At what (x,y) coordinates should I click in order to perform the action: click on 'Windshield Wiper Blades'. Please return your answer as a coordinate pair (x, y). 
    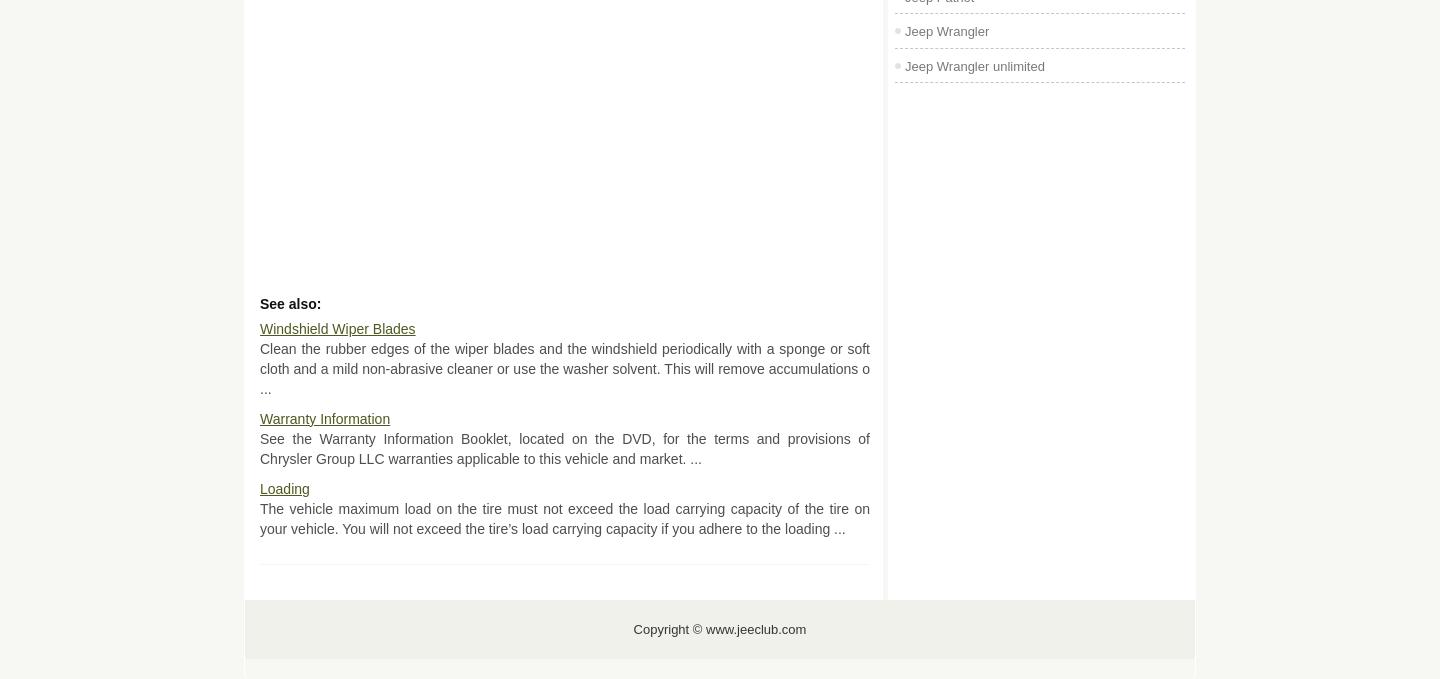
    Looking at the image, I should click on (337, 327).